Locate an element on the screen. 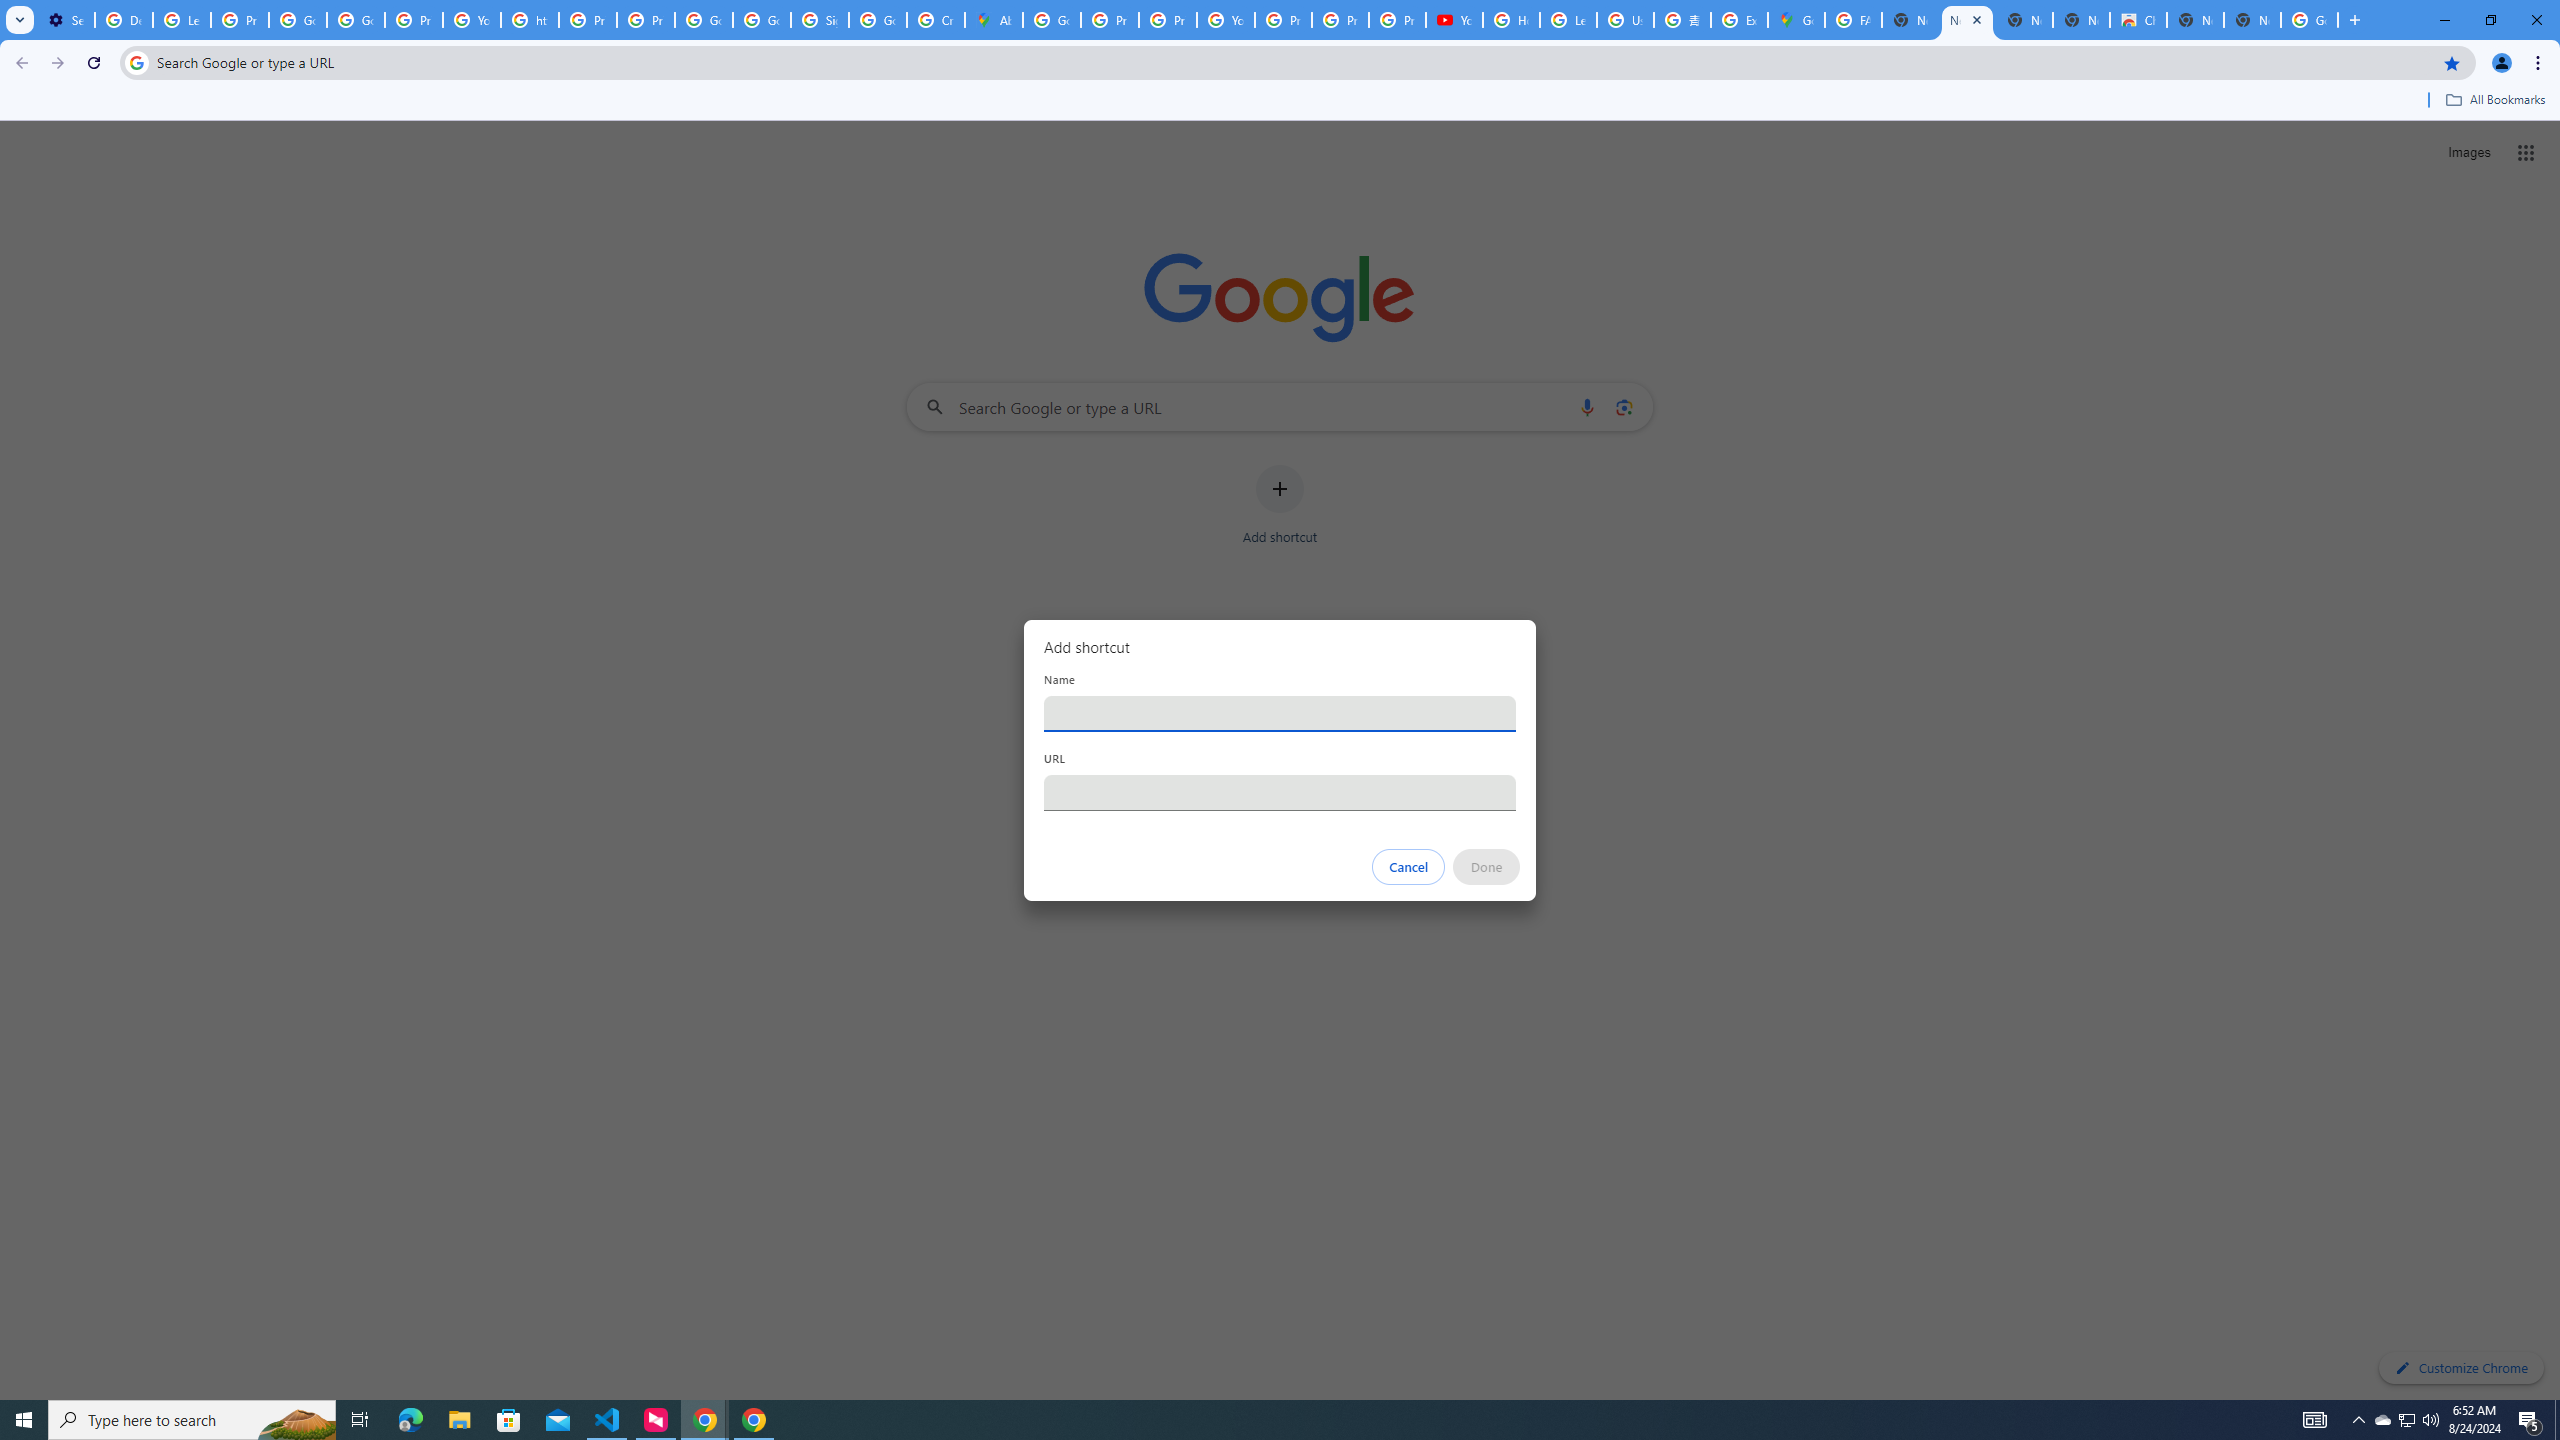  'Explore new street-level details - Google Maps Help' is located at coordinates (1738, 19).